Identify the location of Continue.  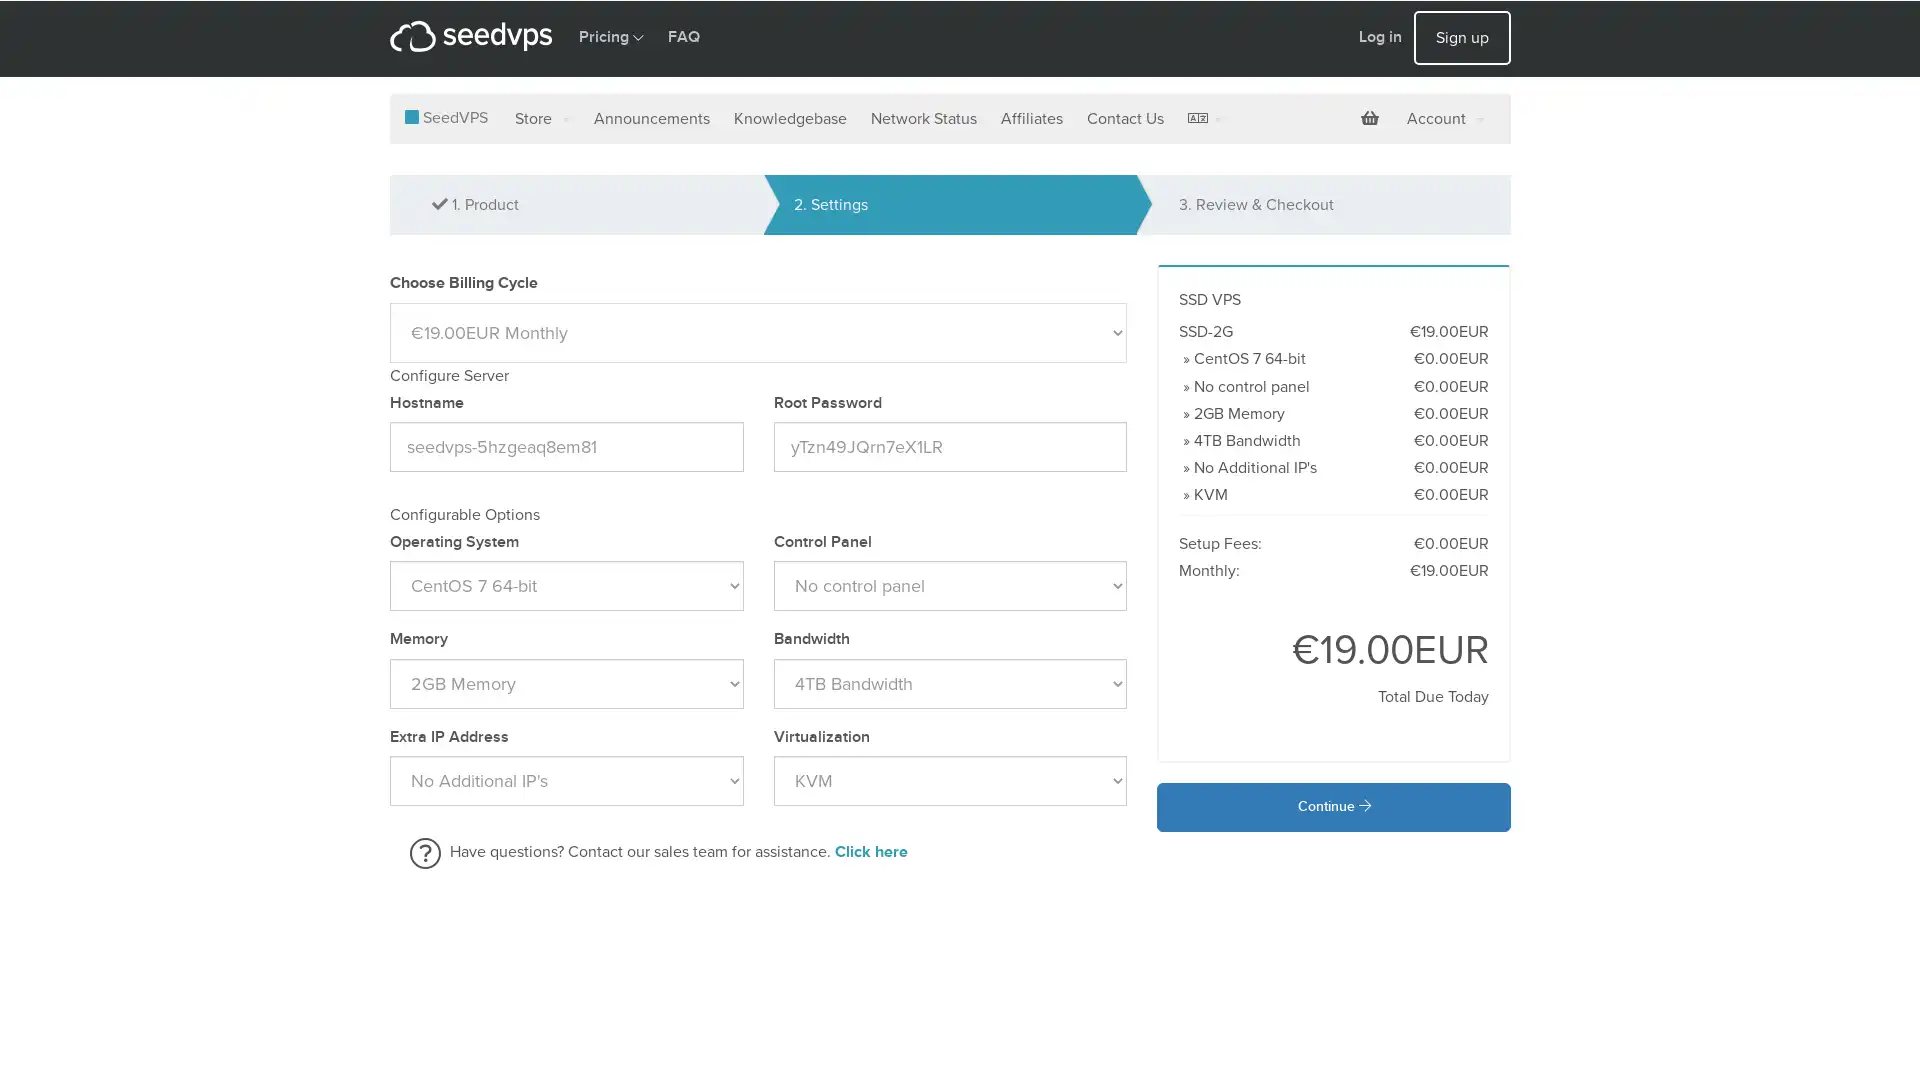
(1333, 805).